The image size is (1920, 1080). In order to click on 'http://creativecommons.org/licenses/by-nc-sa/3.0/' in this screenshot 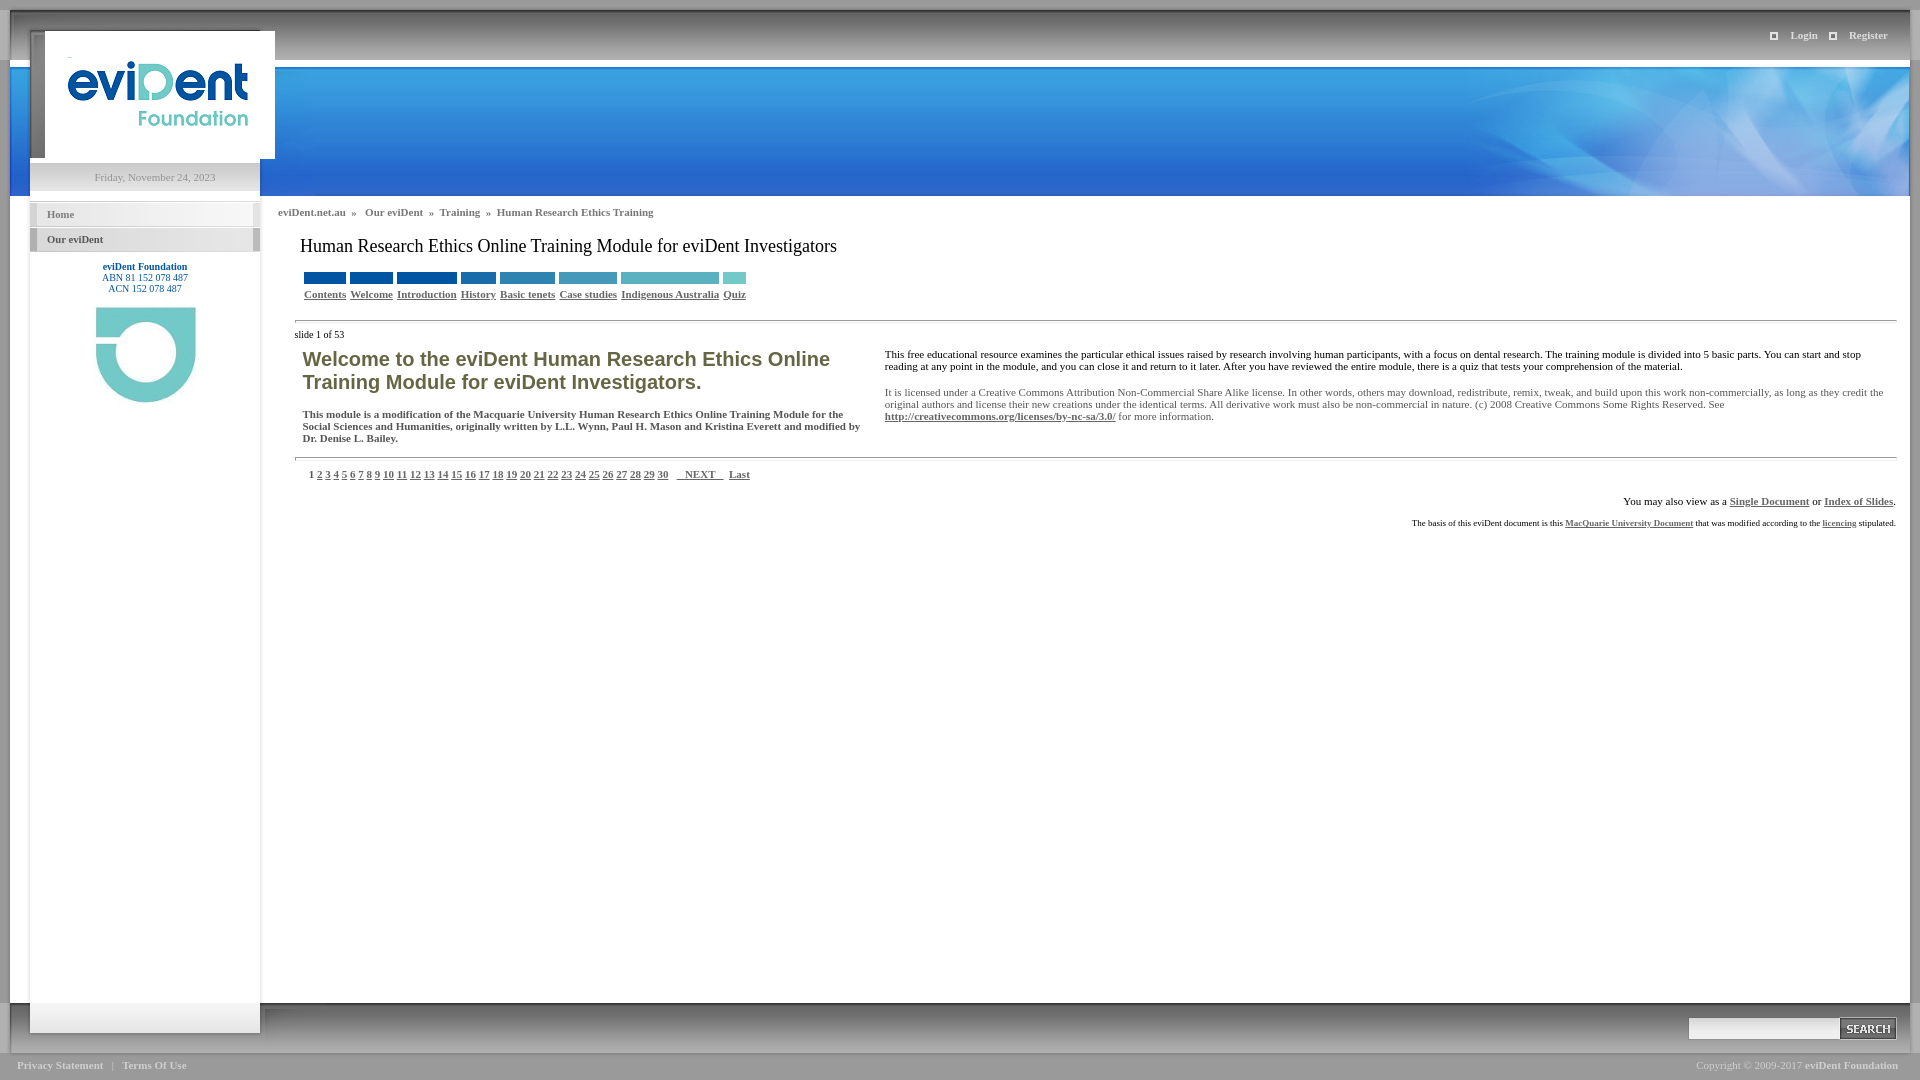, I will do `click(1000, 415)`.